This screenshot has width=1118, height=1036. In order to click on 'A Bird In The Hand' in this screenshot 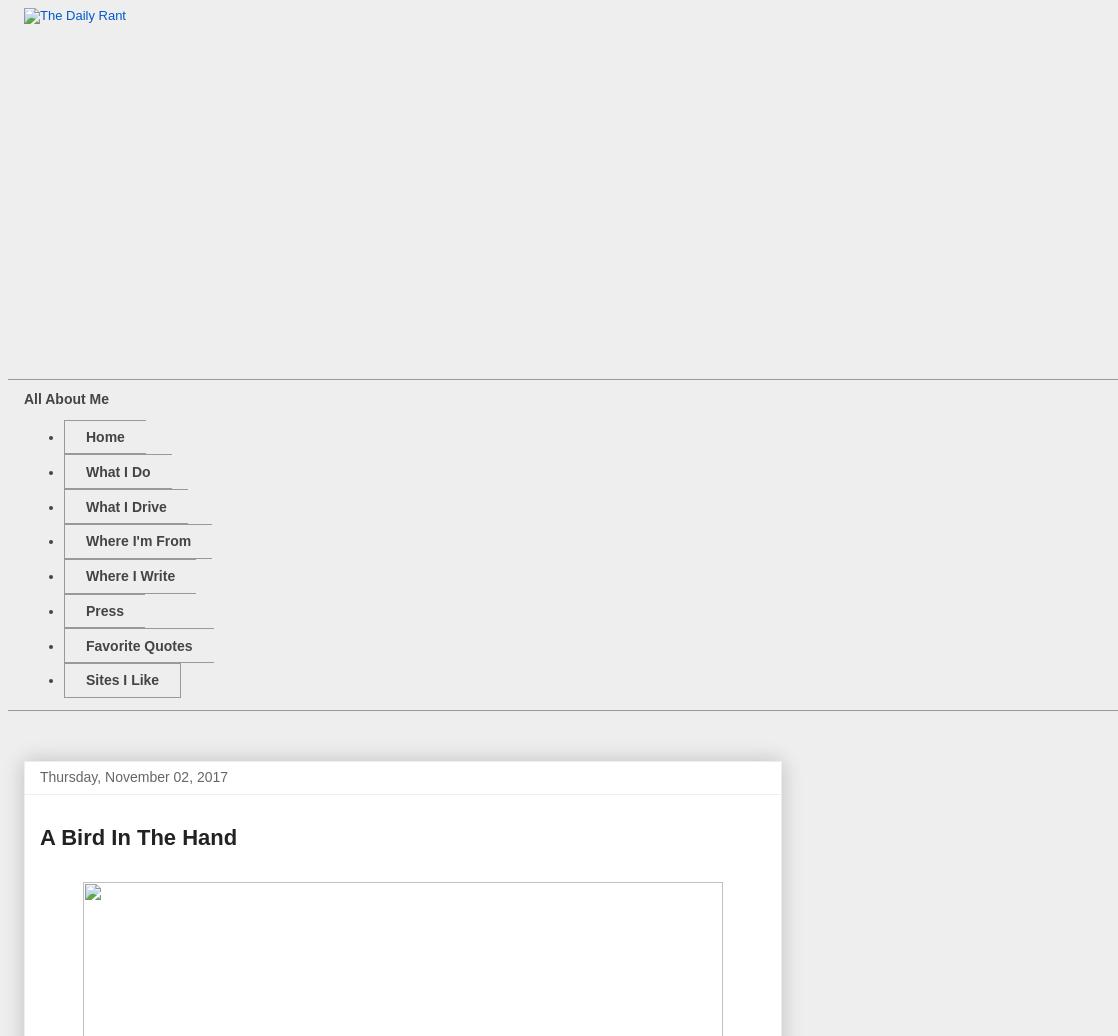, I will do `click(138, 836)`.